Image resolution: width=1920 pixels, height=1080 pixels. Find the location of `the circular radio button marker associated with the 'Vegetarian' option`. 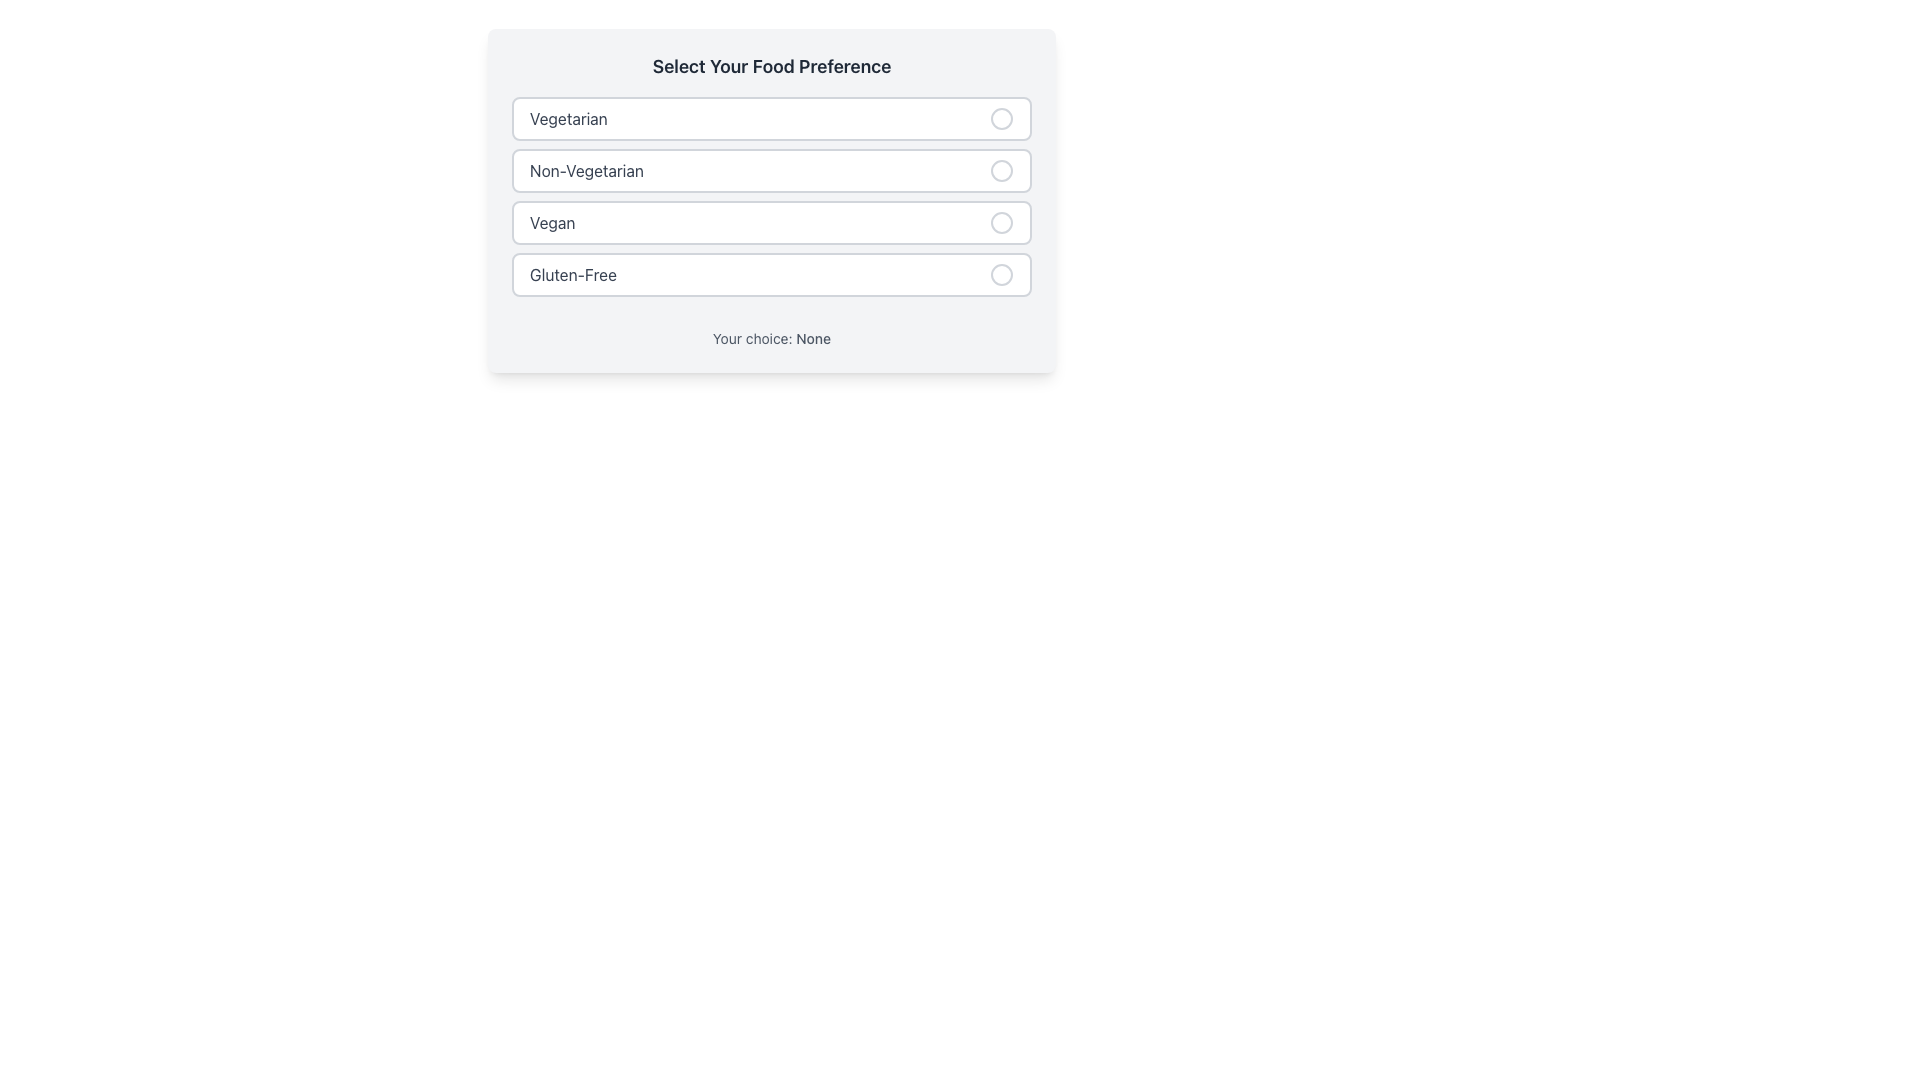

the circular radio button marker associated with the 'Vegetarian' option is located at coordinates (1002, 119).